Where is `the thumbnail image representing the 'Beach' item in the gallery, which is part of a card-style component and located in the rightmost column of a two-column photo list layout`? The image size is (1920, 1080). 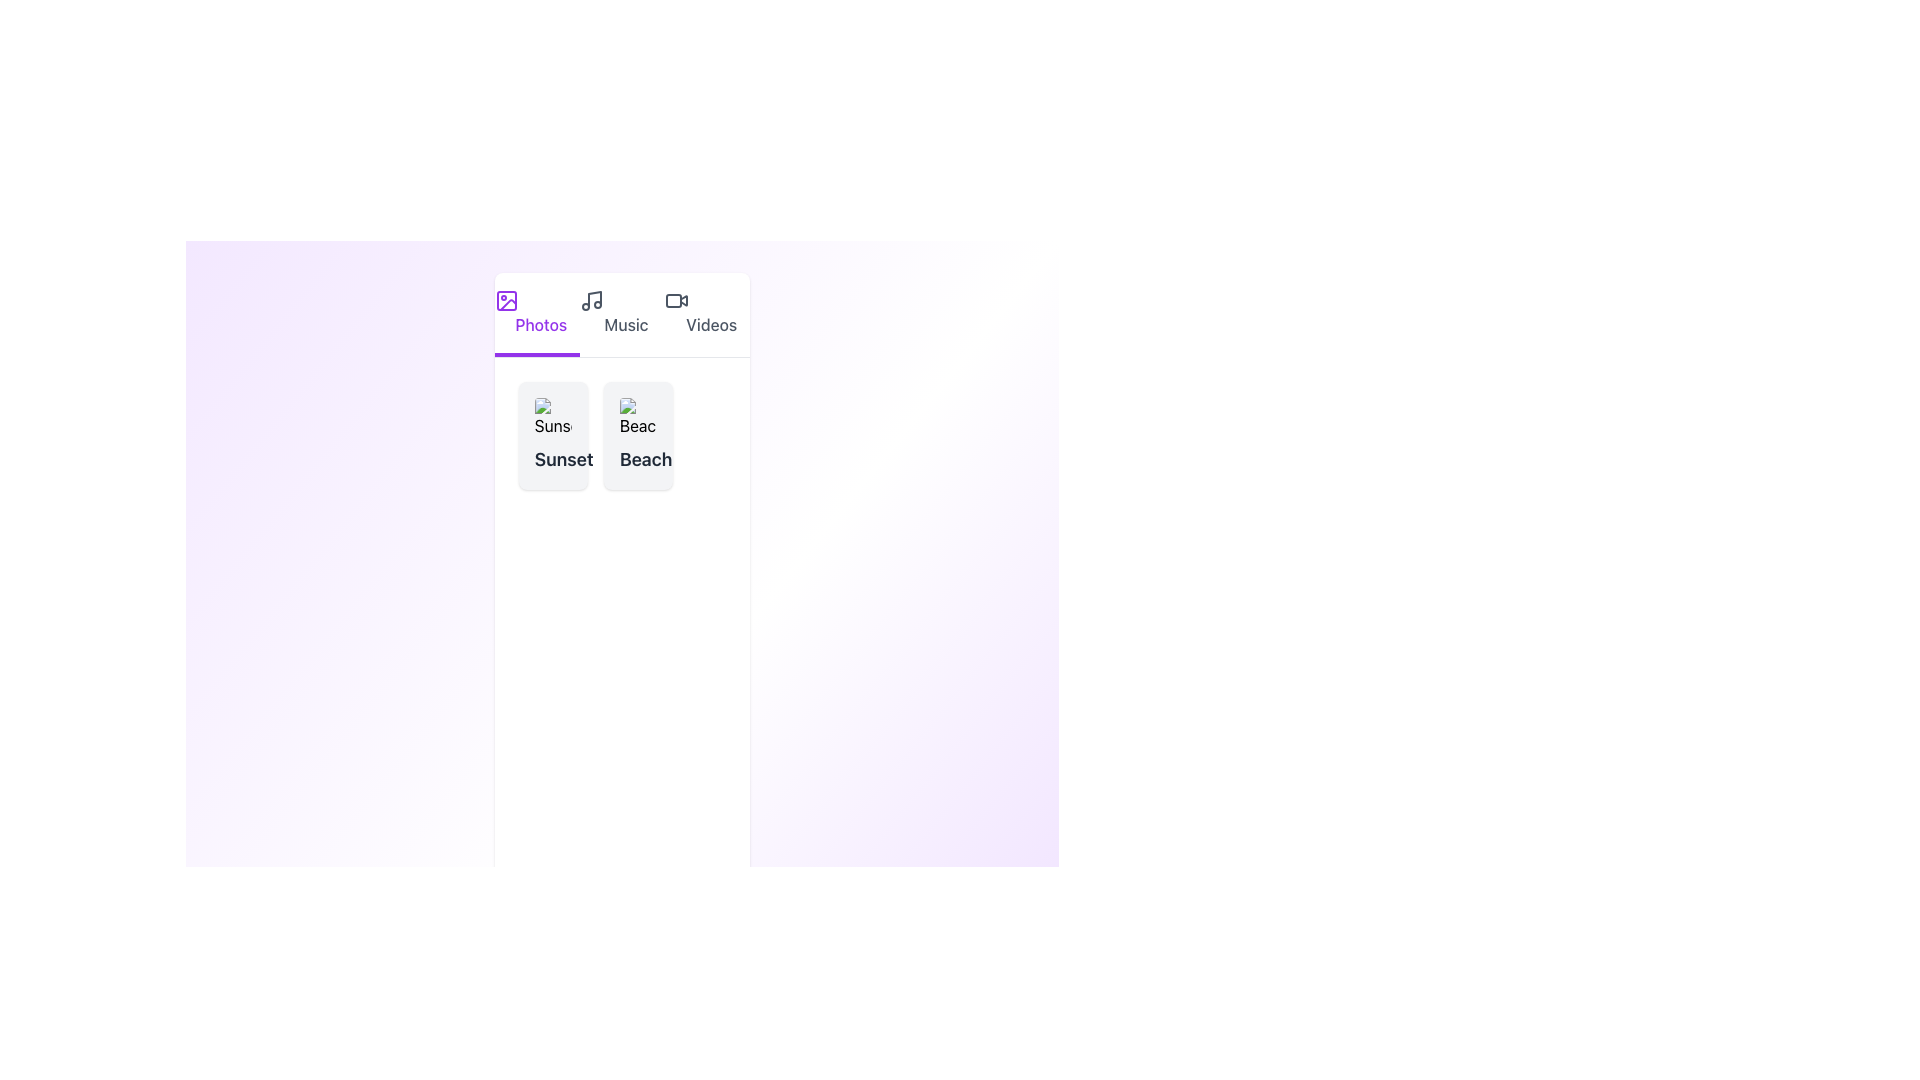
the thumbnail image representing the 'Beach' item in the gallery, which is part of a card-style component and located in the rightmost column of a two-column photo list layout is located at coordinates (637, 416).